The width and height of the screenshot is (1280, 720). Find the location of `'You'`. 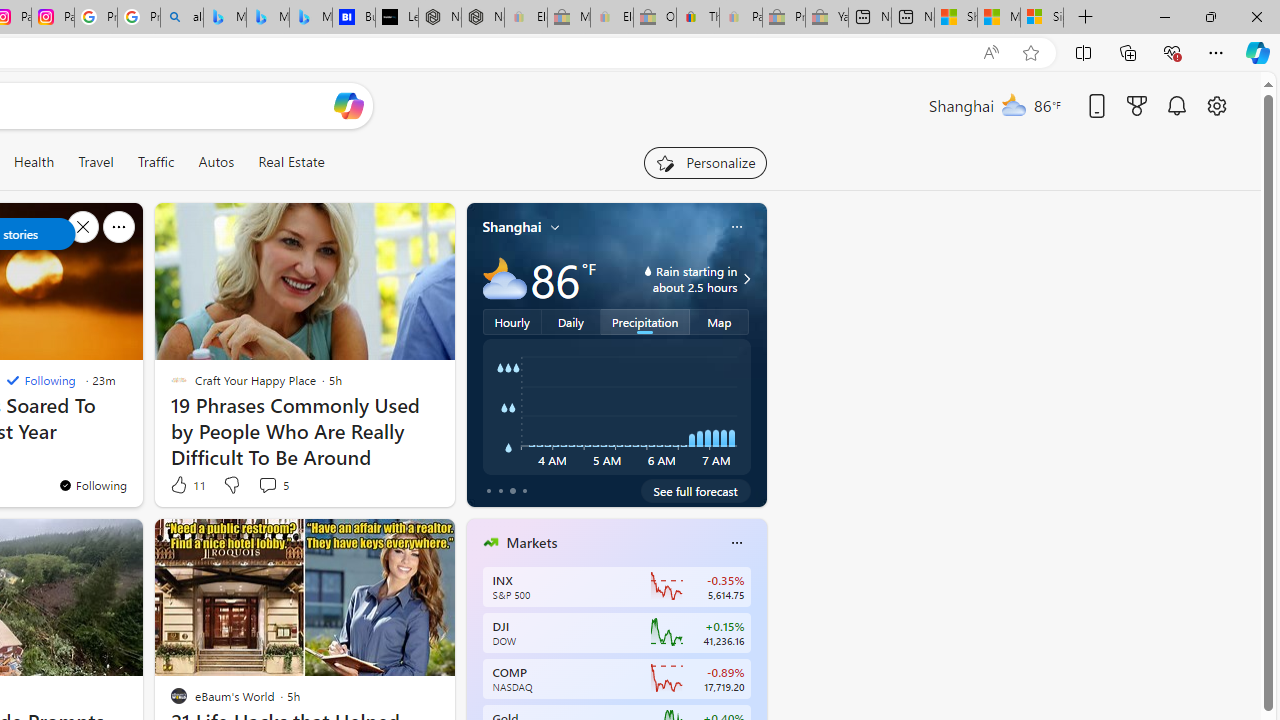

'You' is located at coordinates (91, 485).